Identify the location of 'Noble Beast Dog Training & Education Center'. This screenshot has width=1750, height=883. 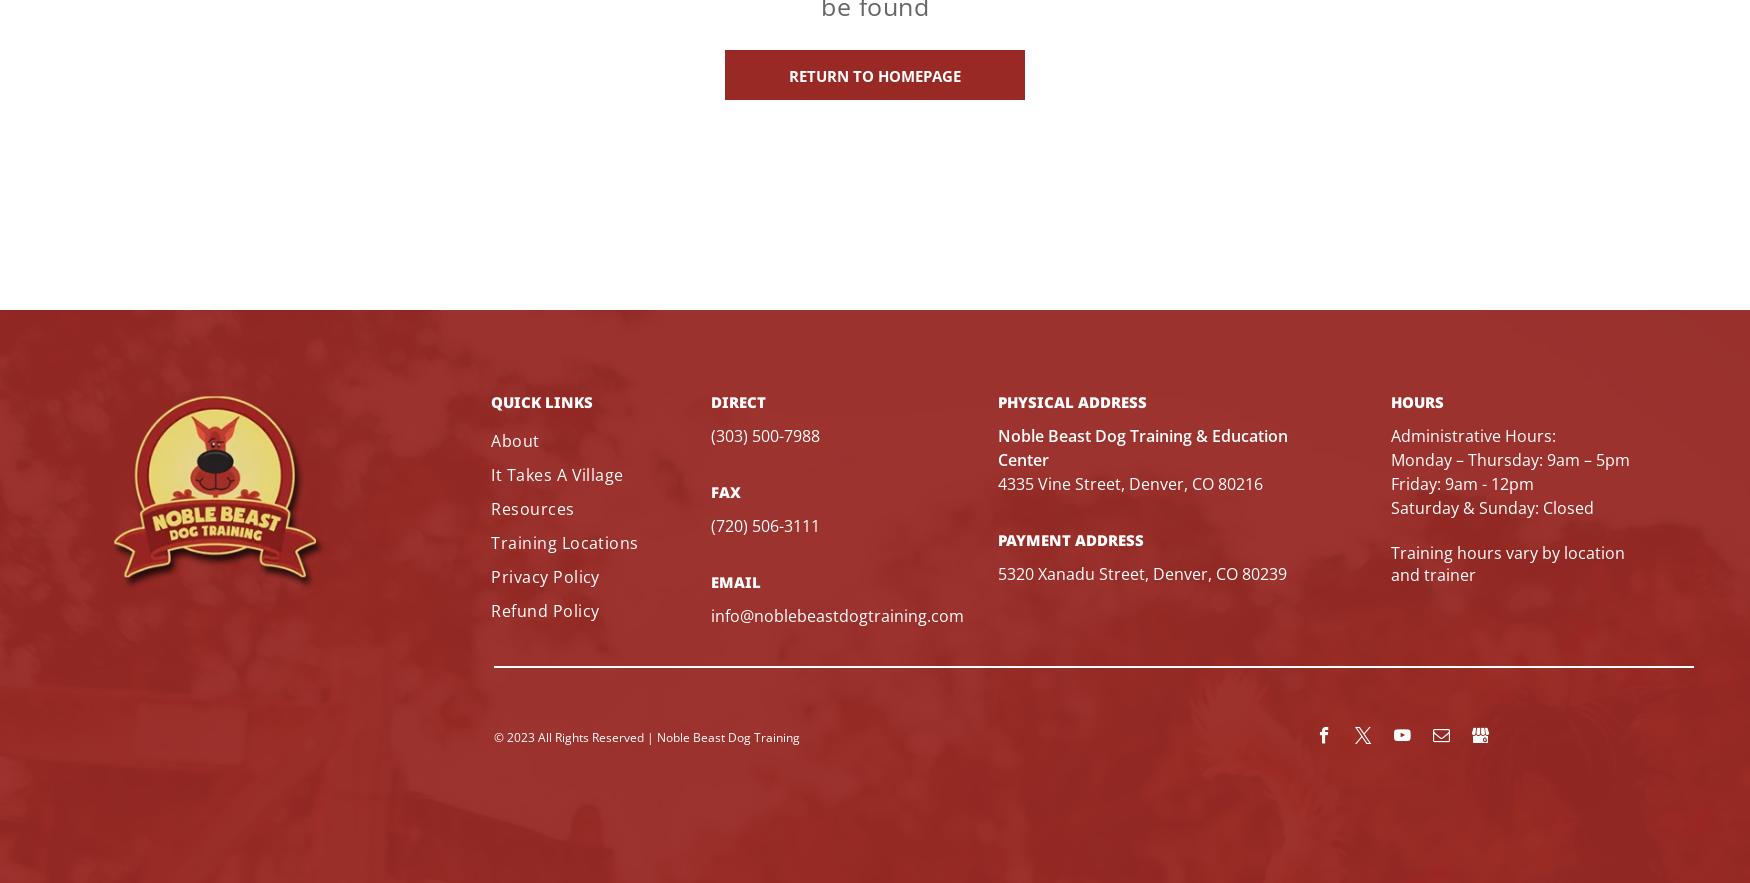
(1141, 445).